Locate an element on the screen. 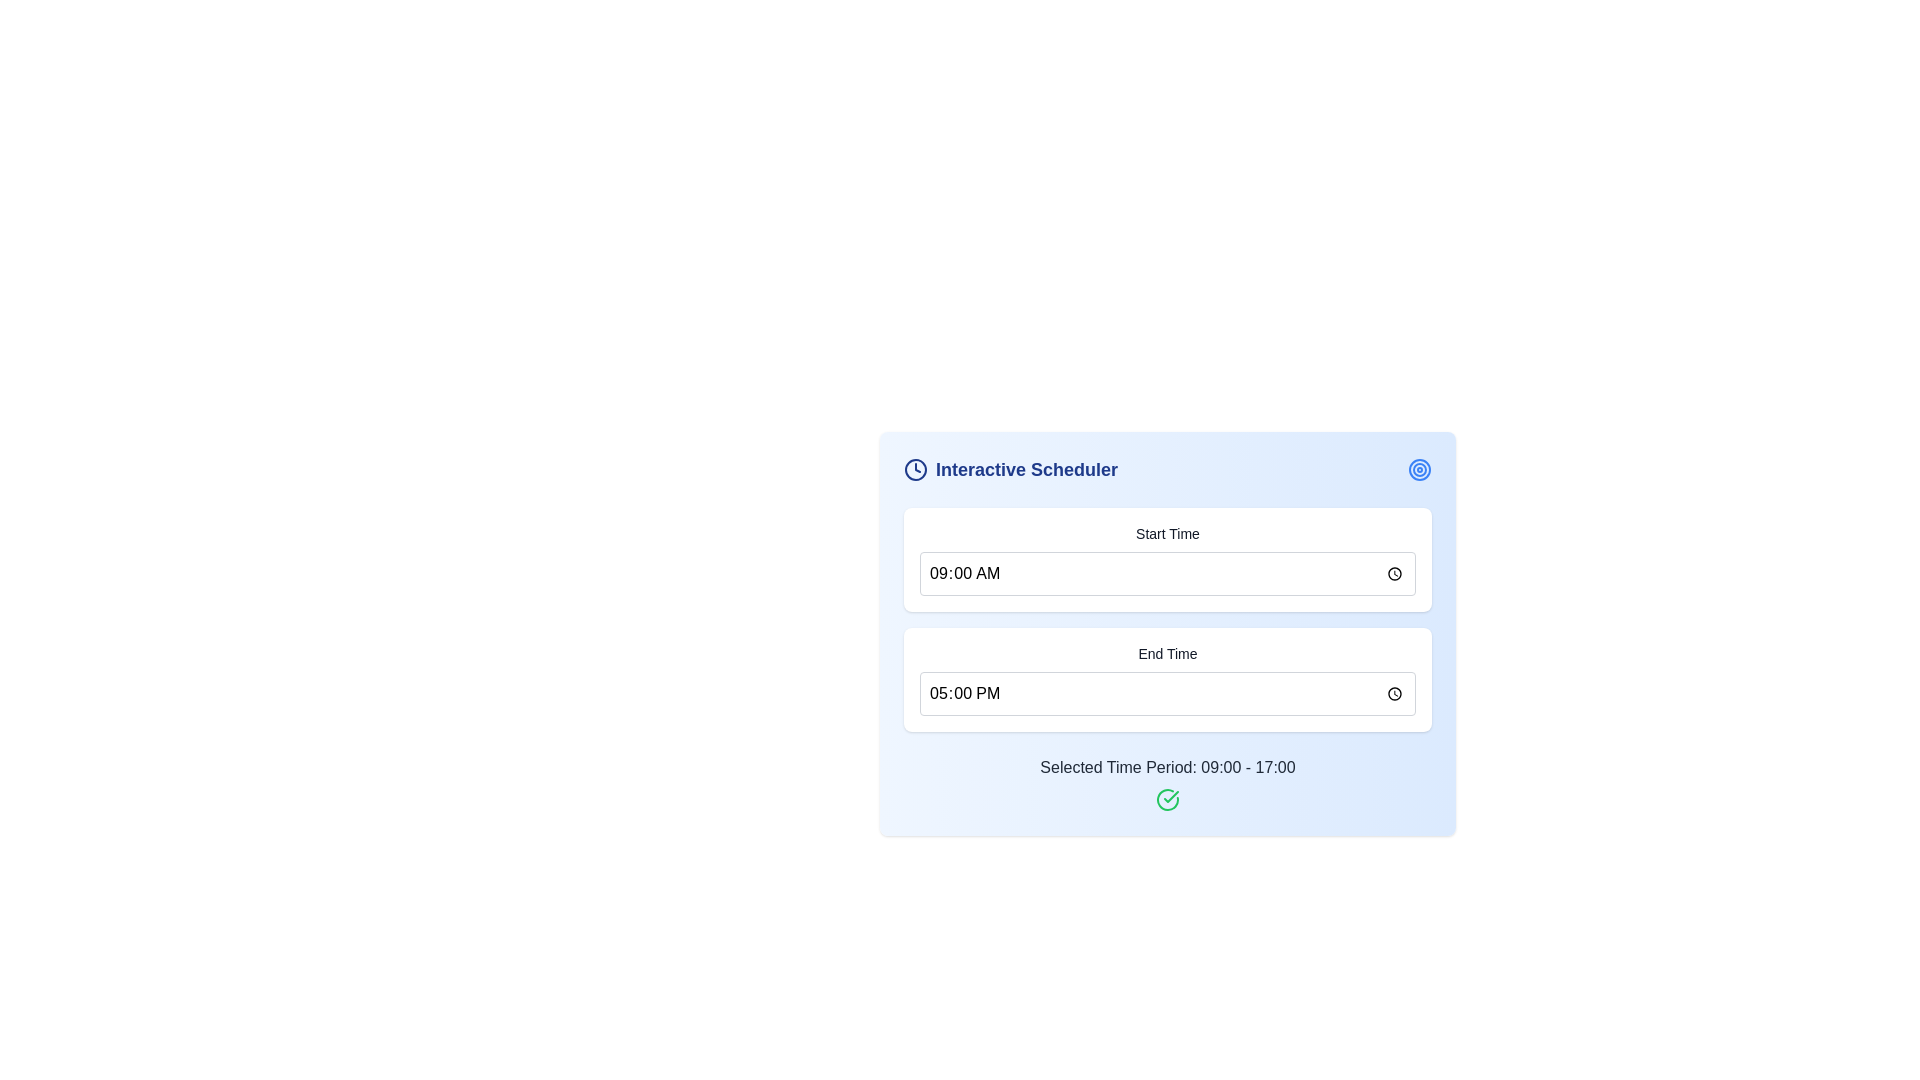 The height and width of the screenshot is (1080, 1920). the blue circular element of the clock icon located next to the 'Interactive Scheduler' text in the top-left area of the content card is located at coordinates (915, 470).